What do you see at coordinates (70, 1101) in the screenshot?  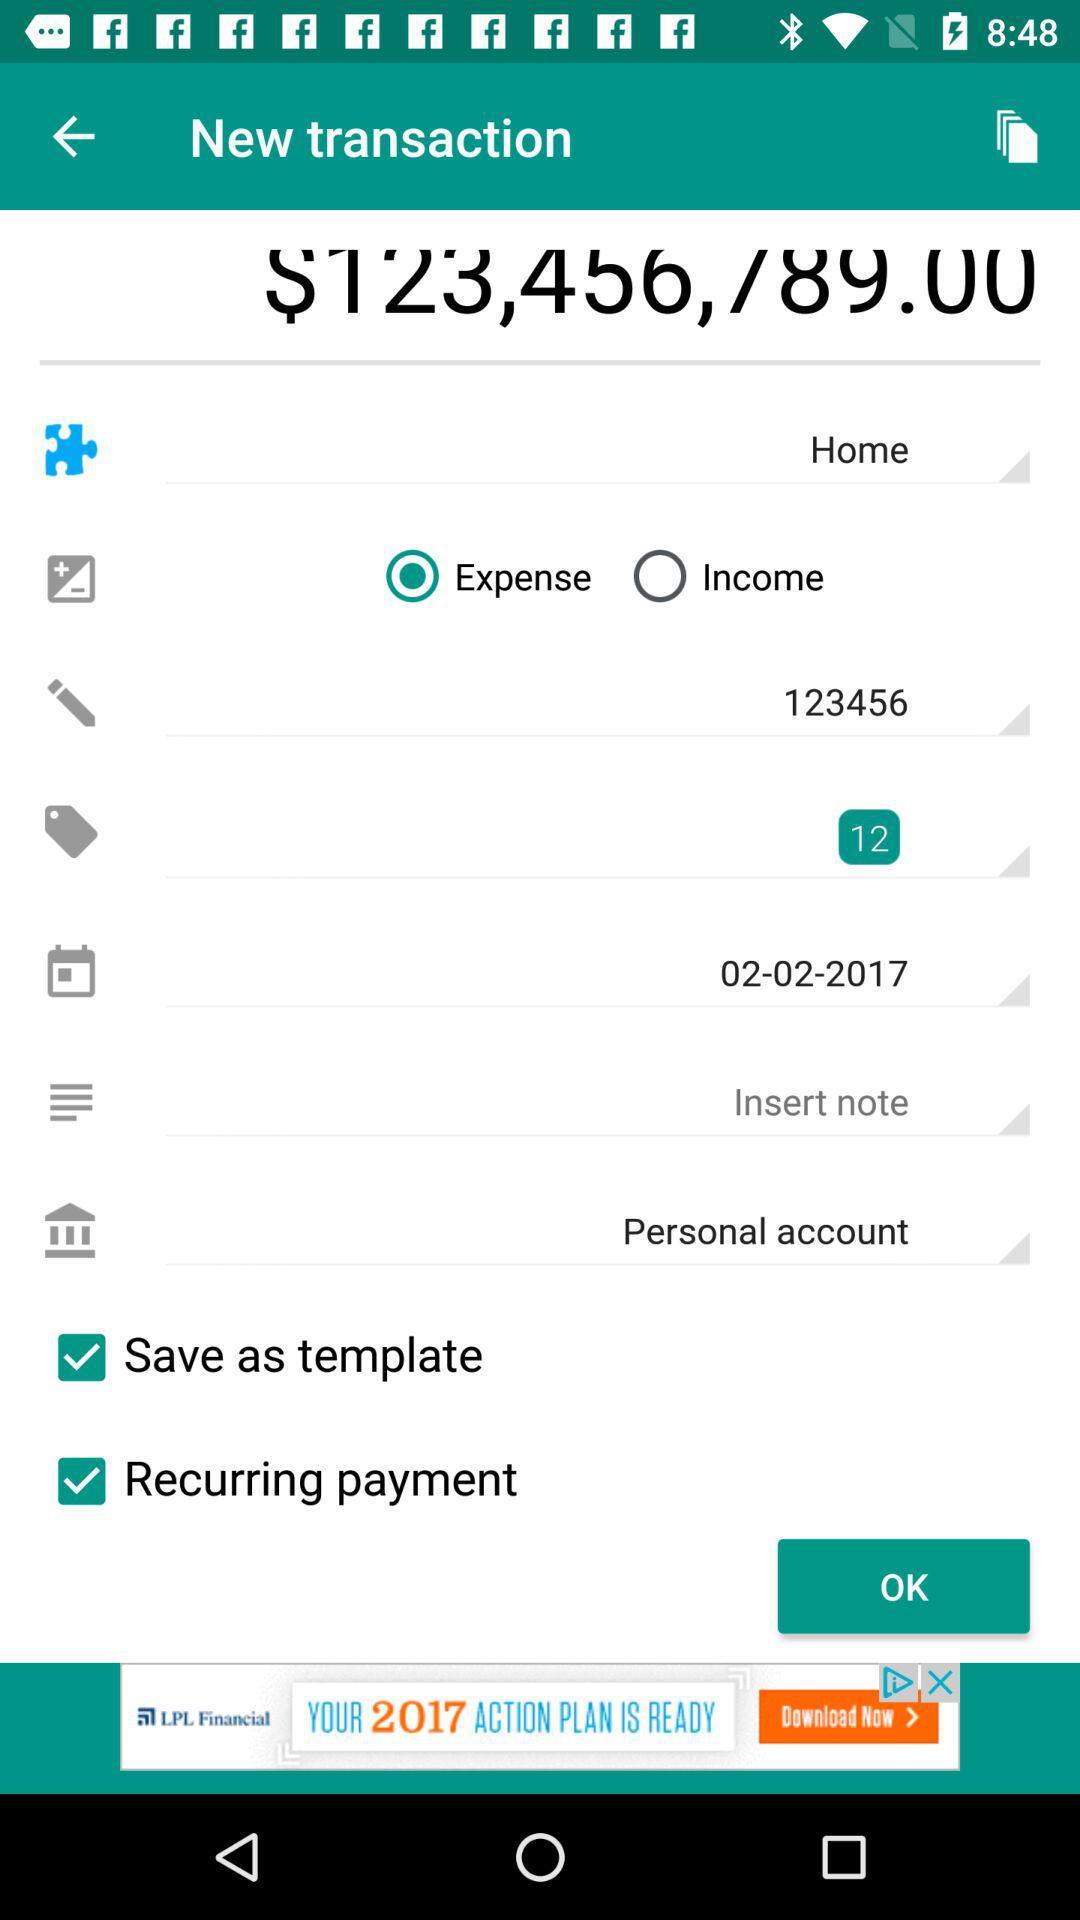 I see `write note` at bounding box center [70, 1101].